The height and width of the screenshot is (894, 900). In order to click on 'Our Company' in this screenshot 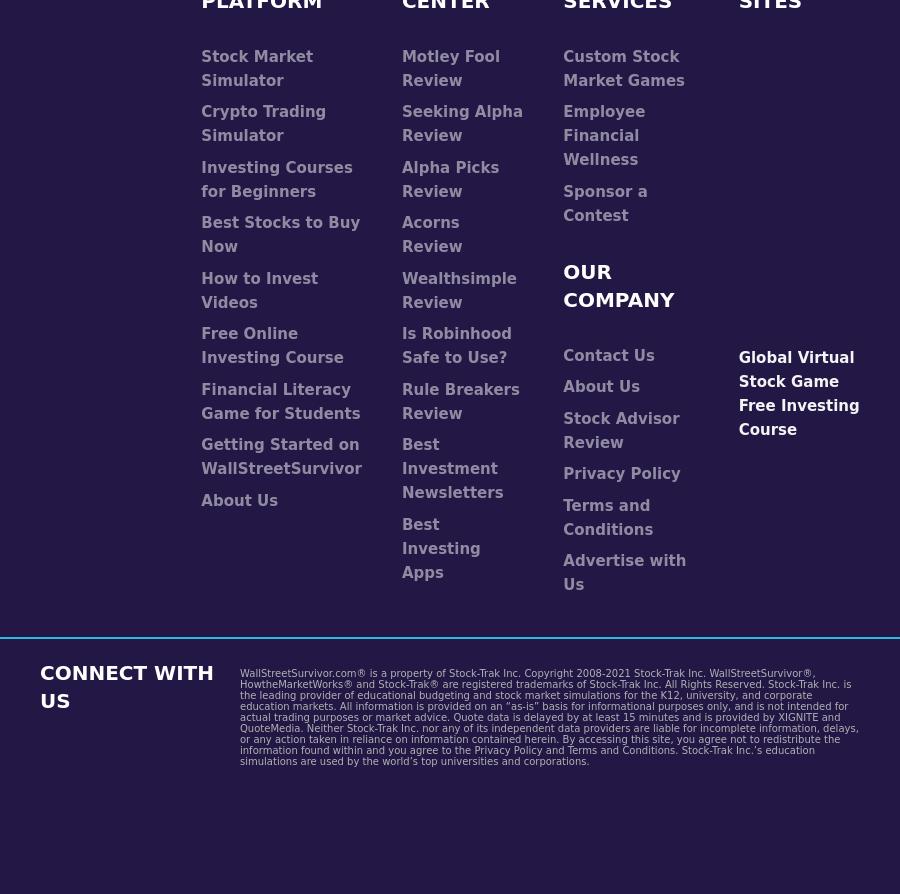, I will do `click(618, 284)`.